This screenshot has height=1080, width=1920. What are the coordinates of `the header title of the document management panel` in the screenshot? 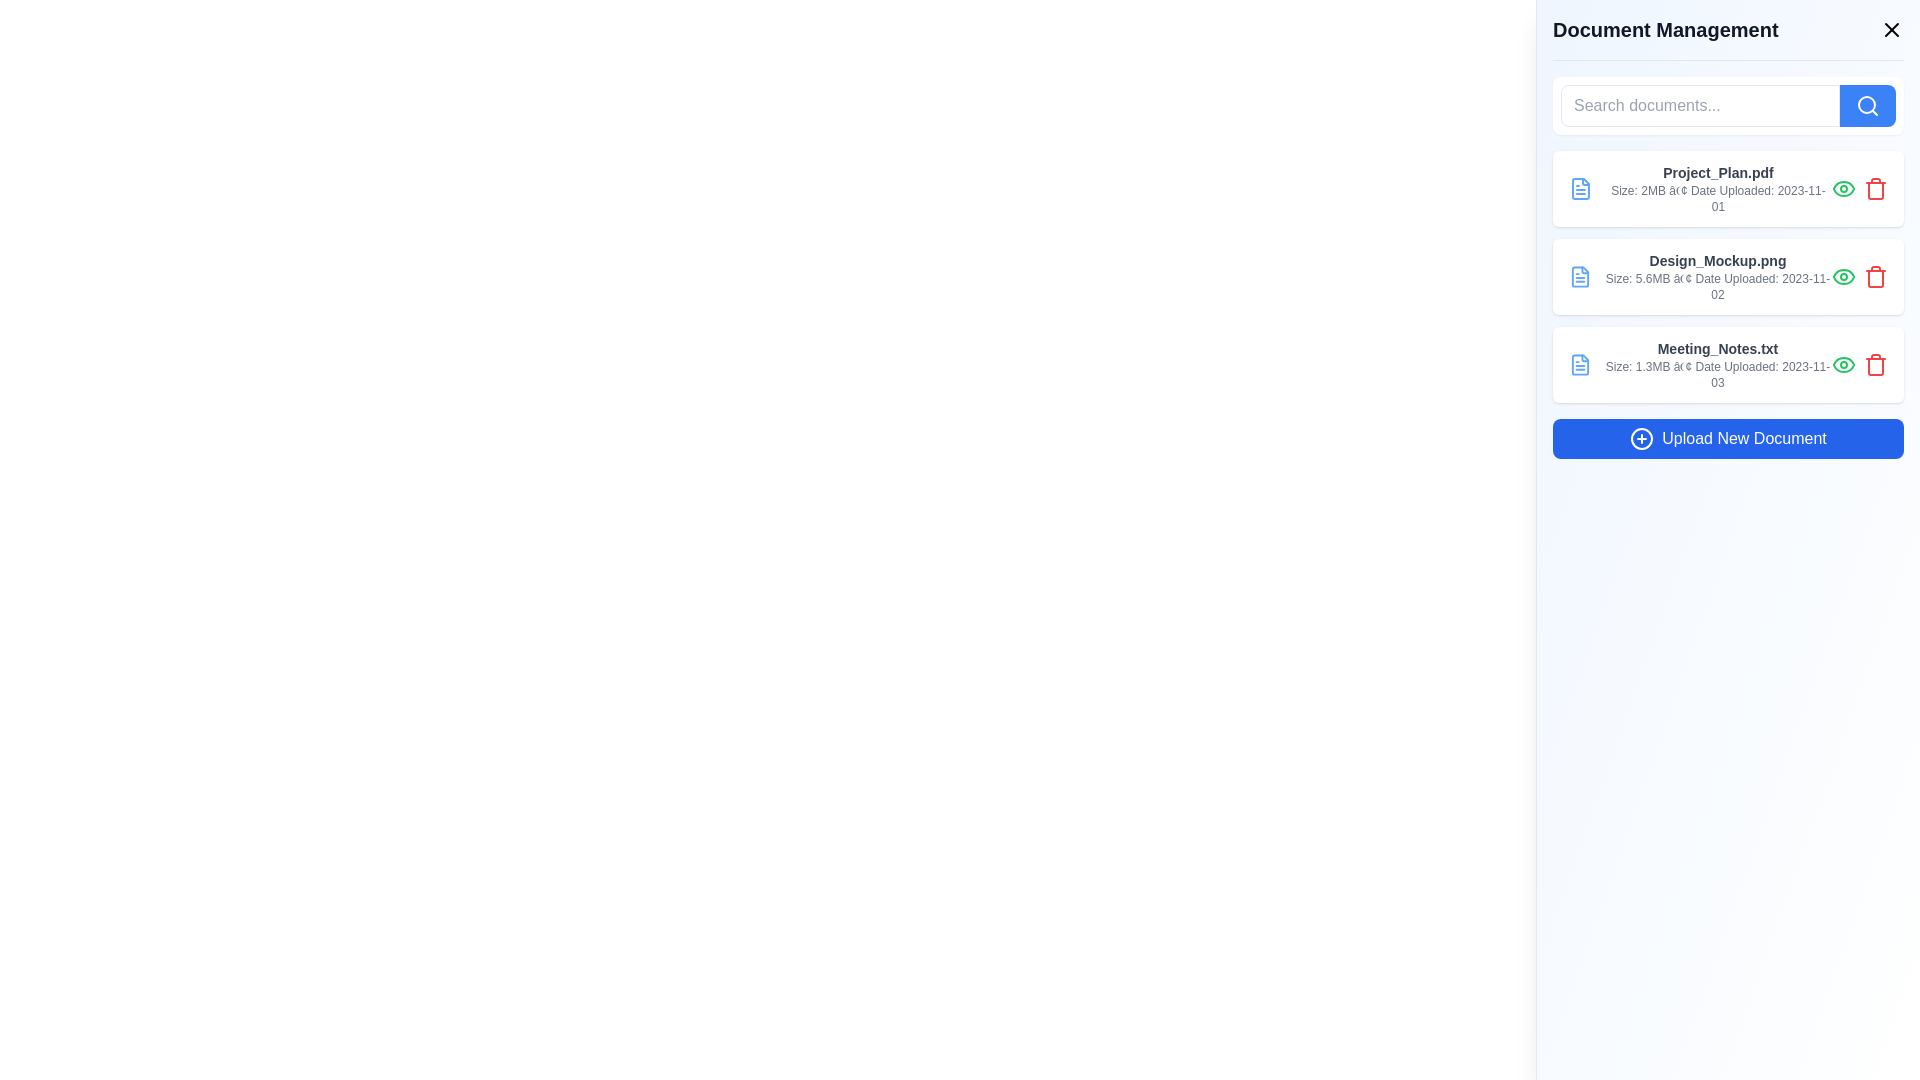 It's located at (1727, 38).